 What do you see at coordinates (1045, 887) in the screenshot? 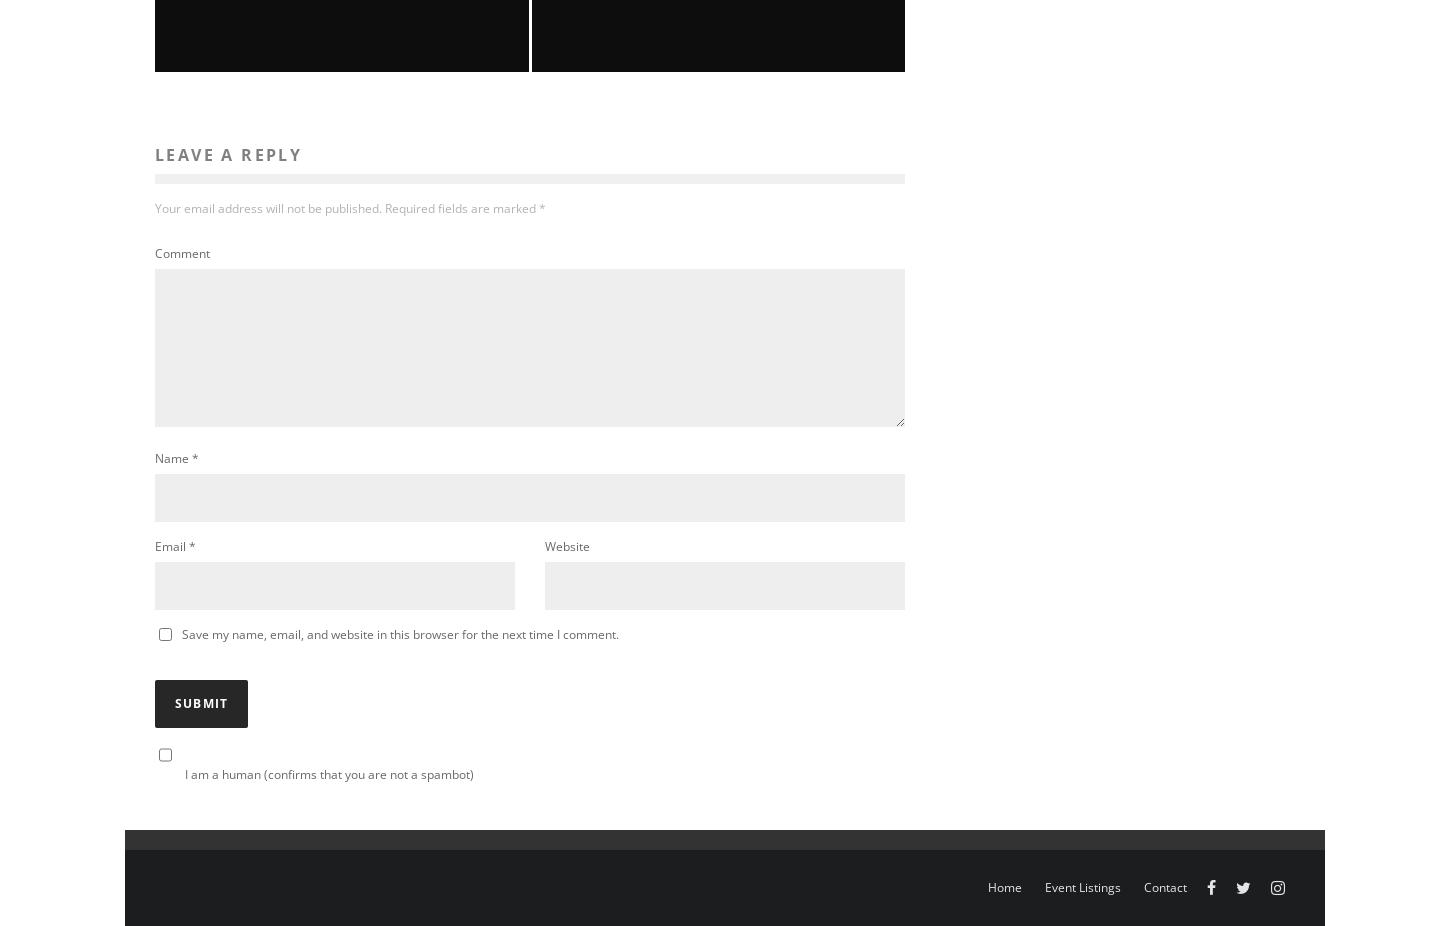
I see `'Event Listings'` at bounding box center [1045, 887].